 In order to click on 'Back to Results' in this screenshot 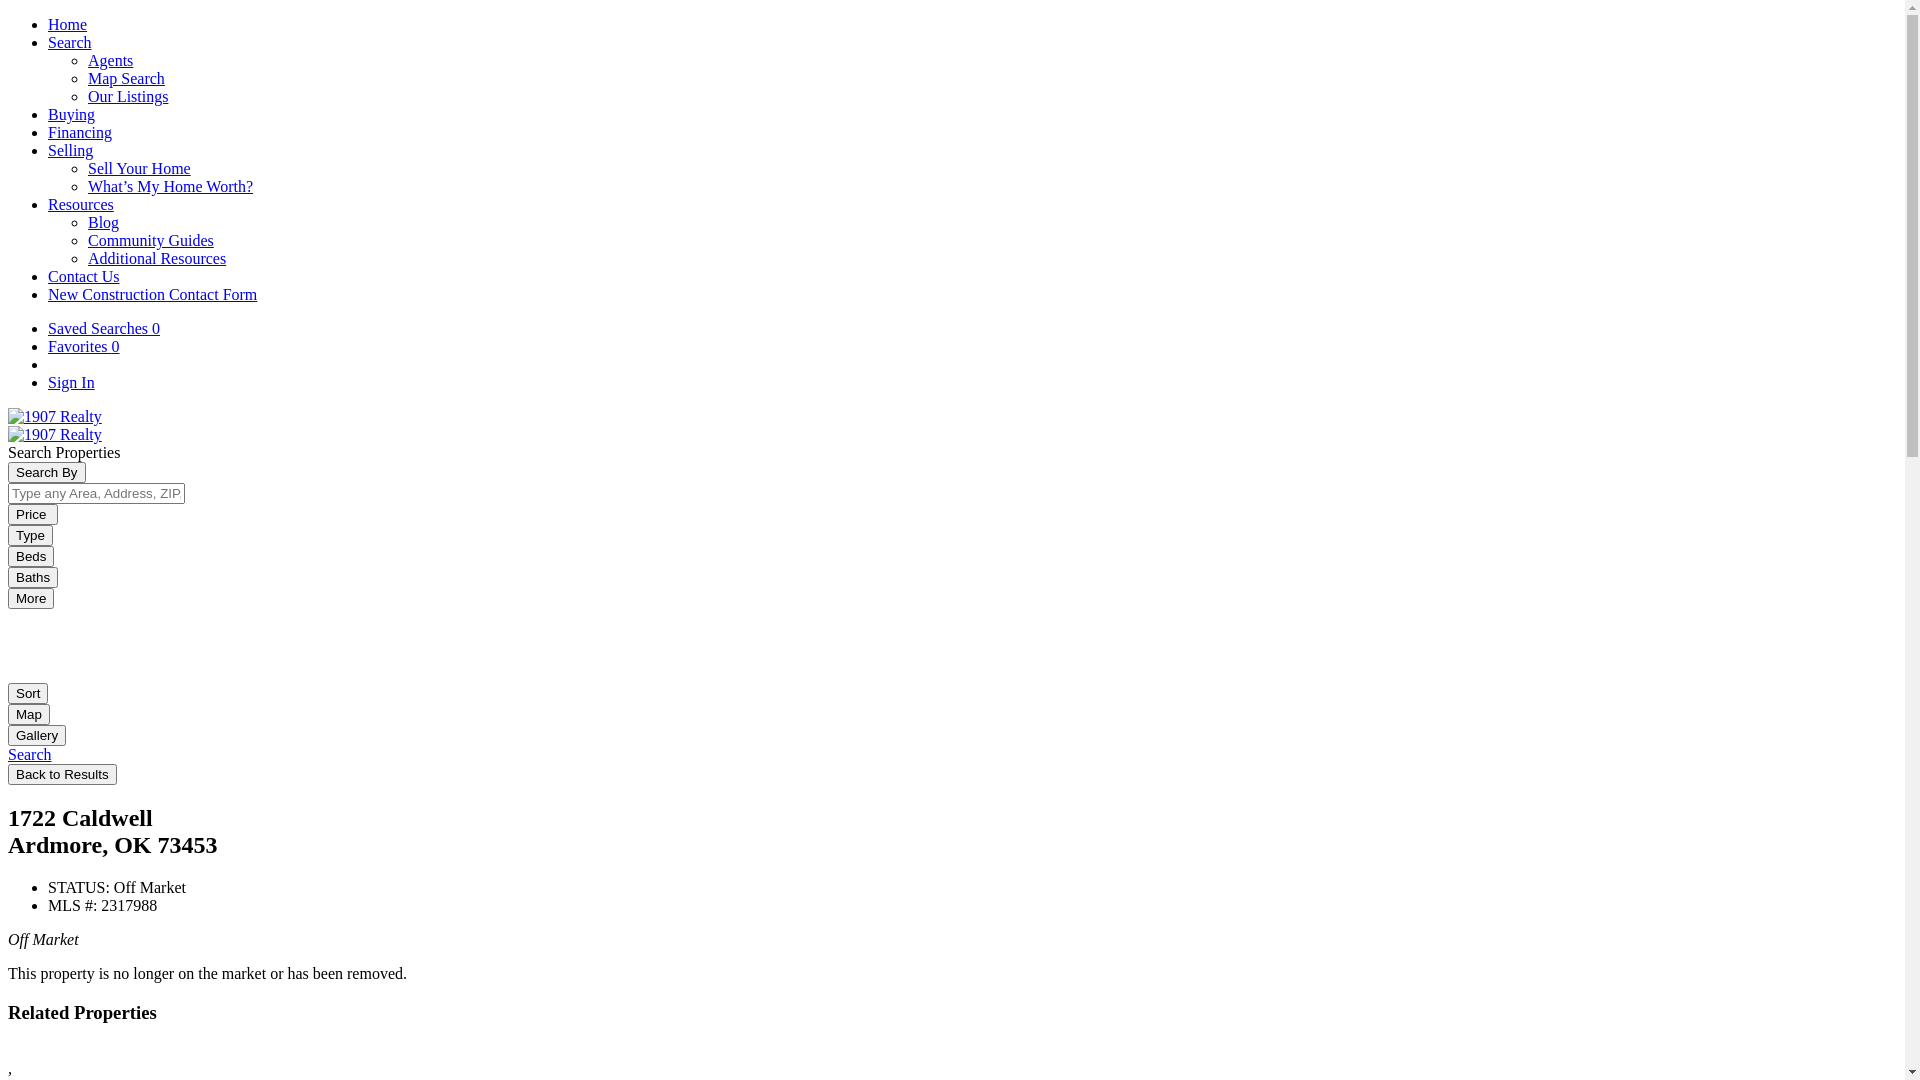, I will do `click(62, 773)`.